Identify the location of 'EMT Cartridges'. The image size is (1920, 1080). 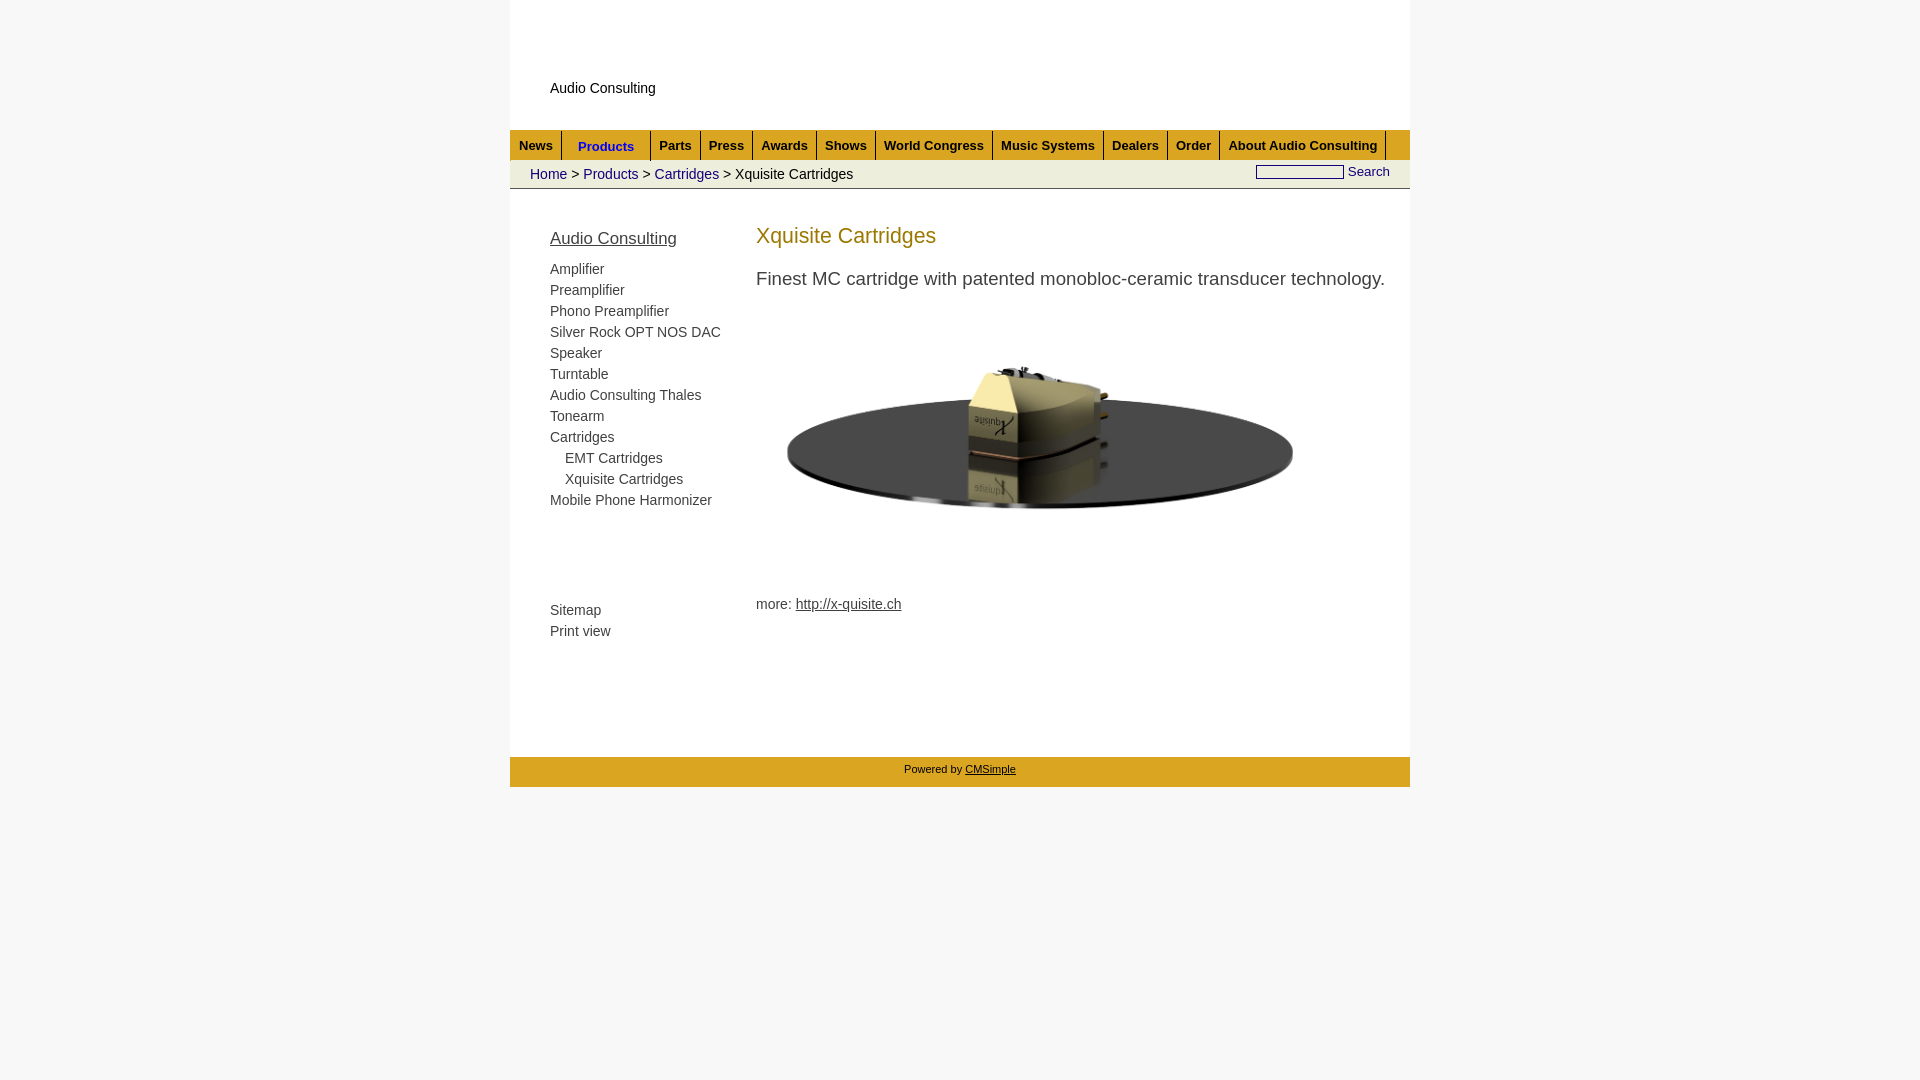
(613, 458).